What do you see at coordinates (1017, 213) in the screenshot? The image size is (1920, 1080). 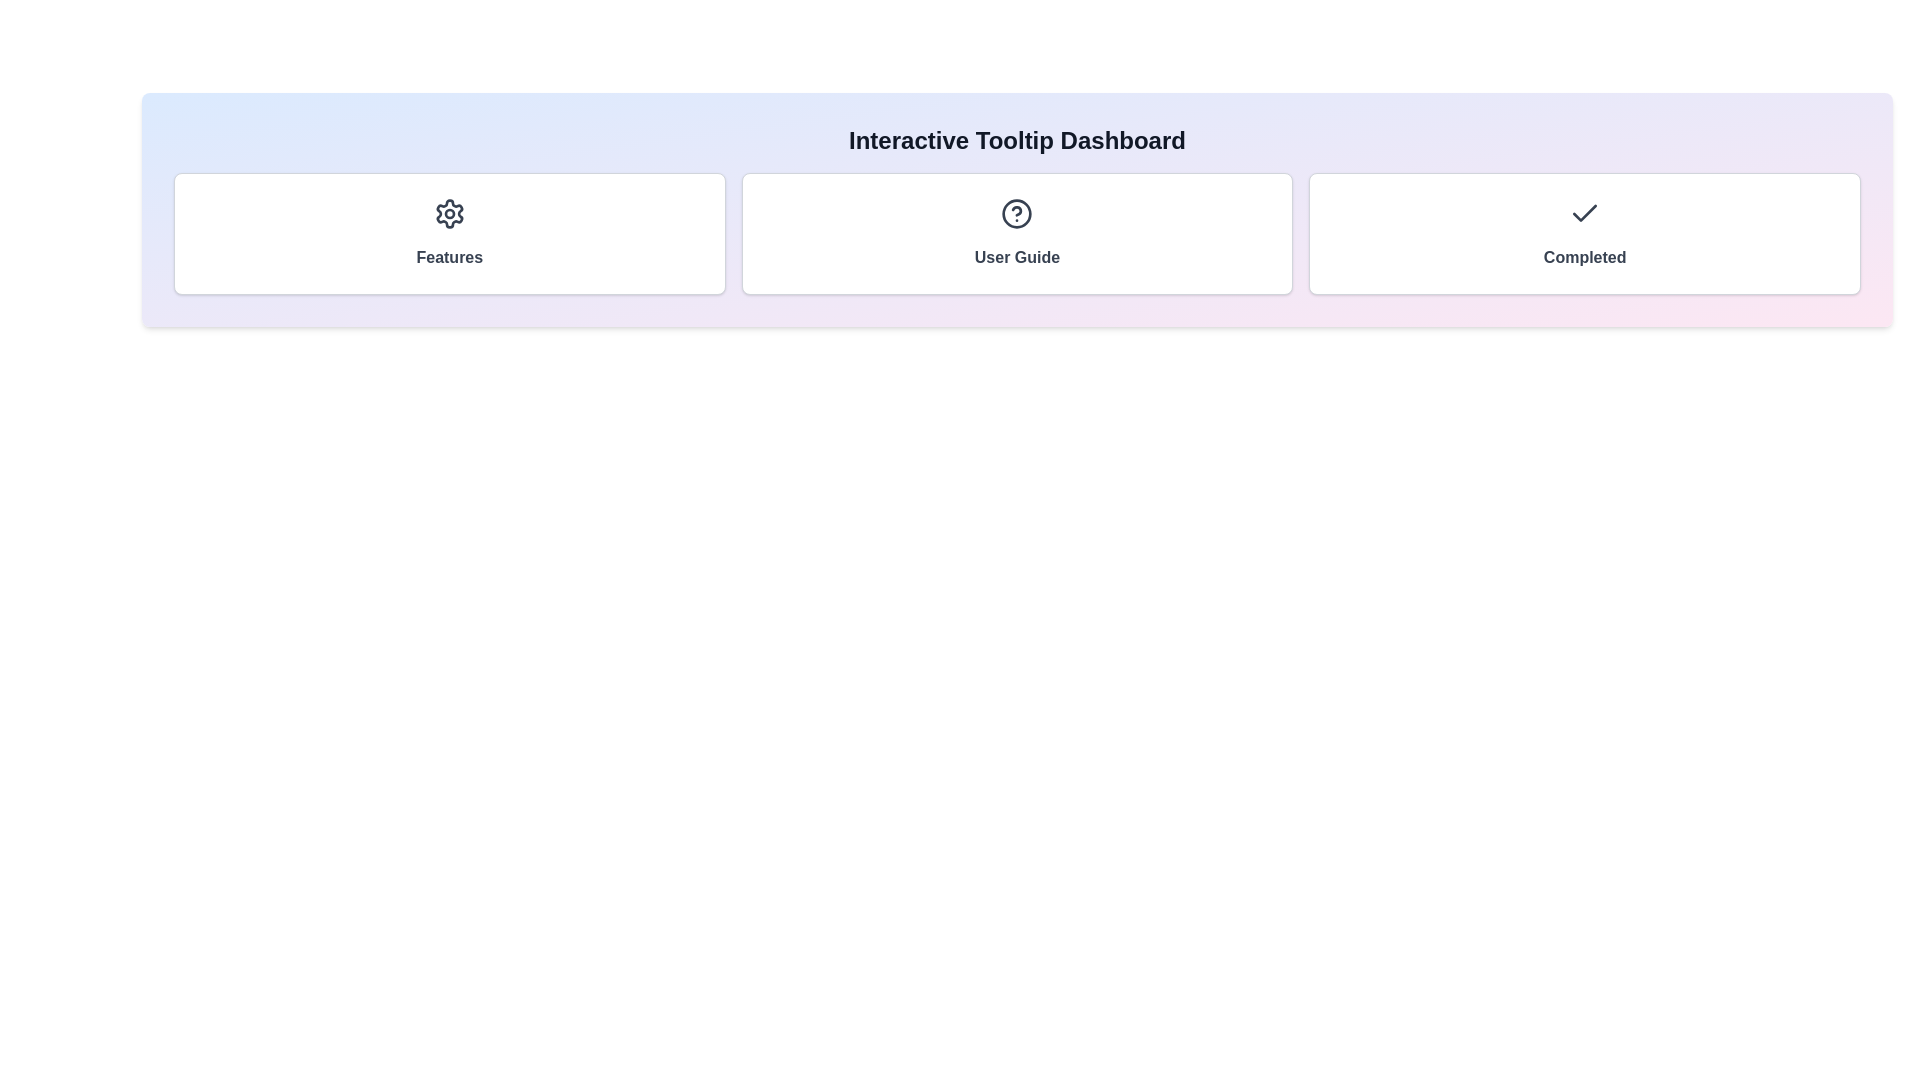 I see `the 'Help' or 'Information' icon located in the center of the 'User Guide' card` at bounding box center [1017, 213].